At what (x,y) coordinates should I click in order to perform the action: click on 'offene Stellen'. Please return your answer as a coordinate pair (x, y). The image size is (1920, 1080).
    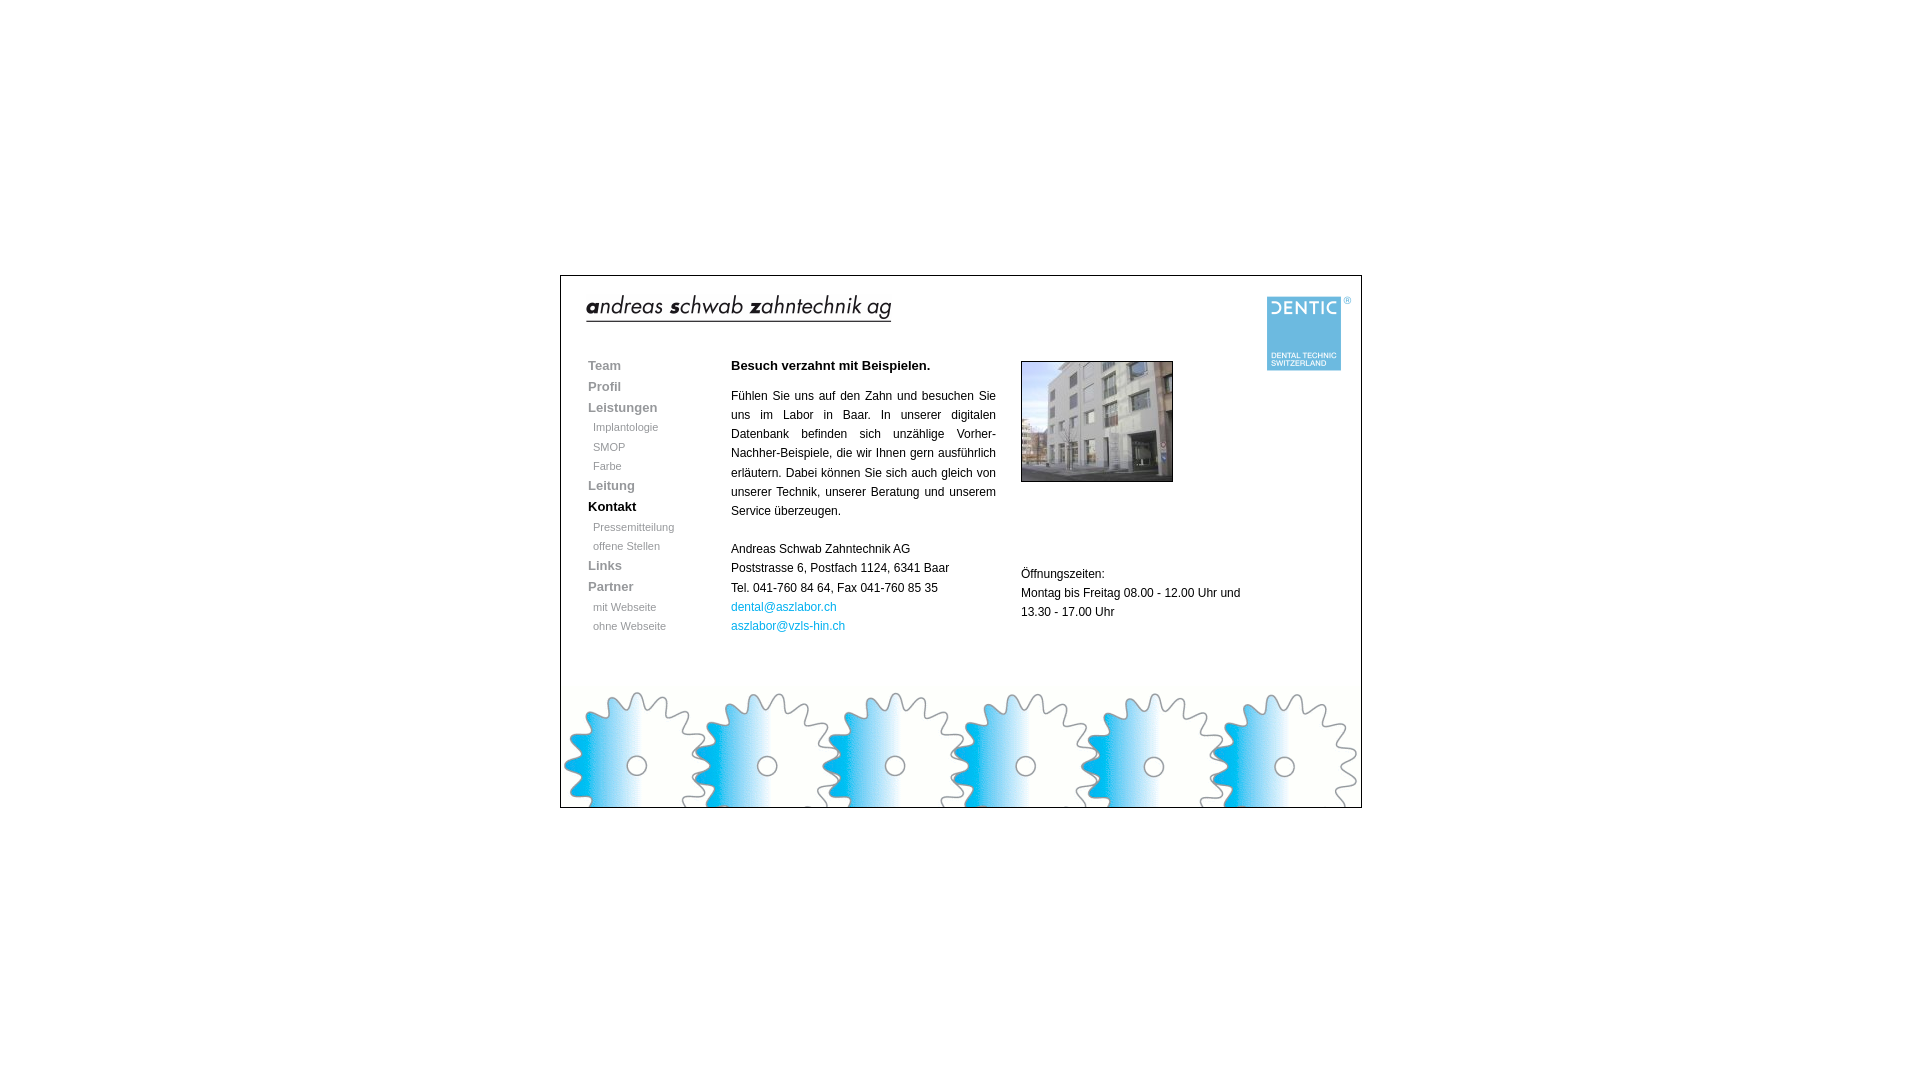
    Looking at the image, I should click on (625, 546).